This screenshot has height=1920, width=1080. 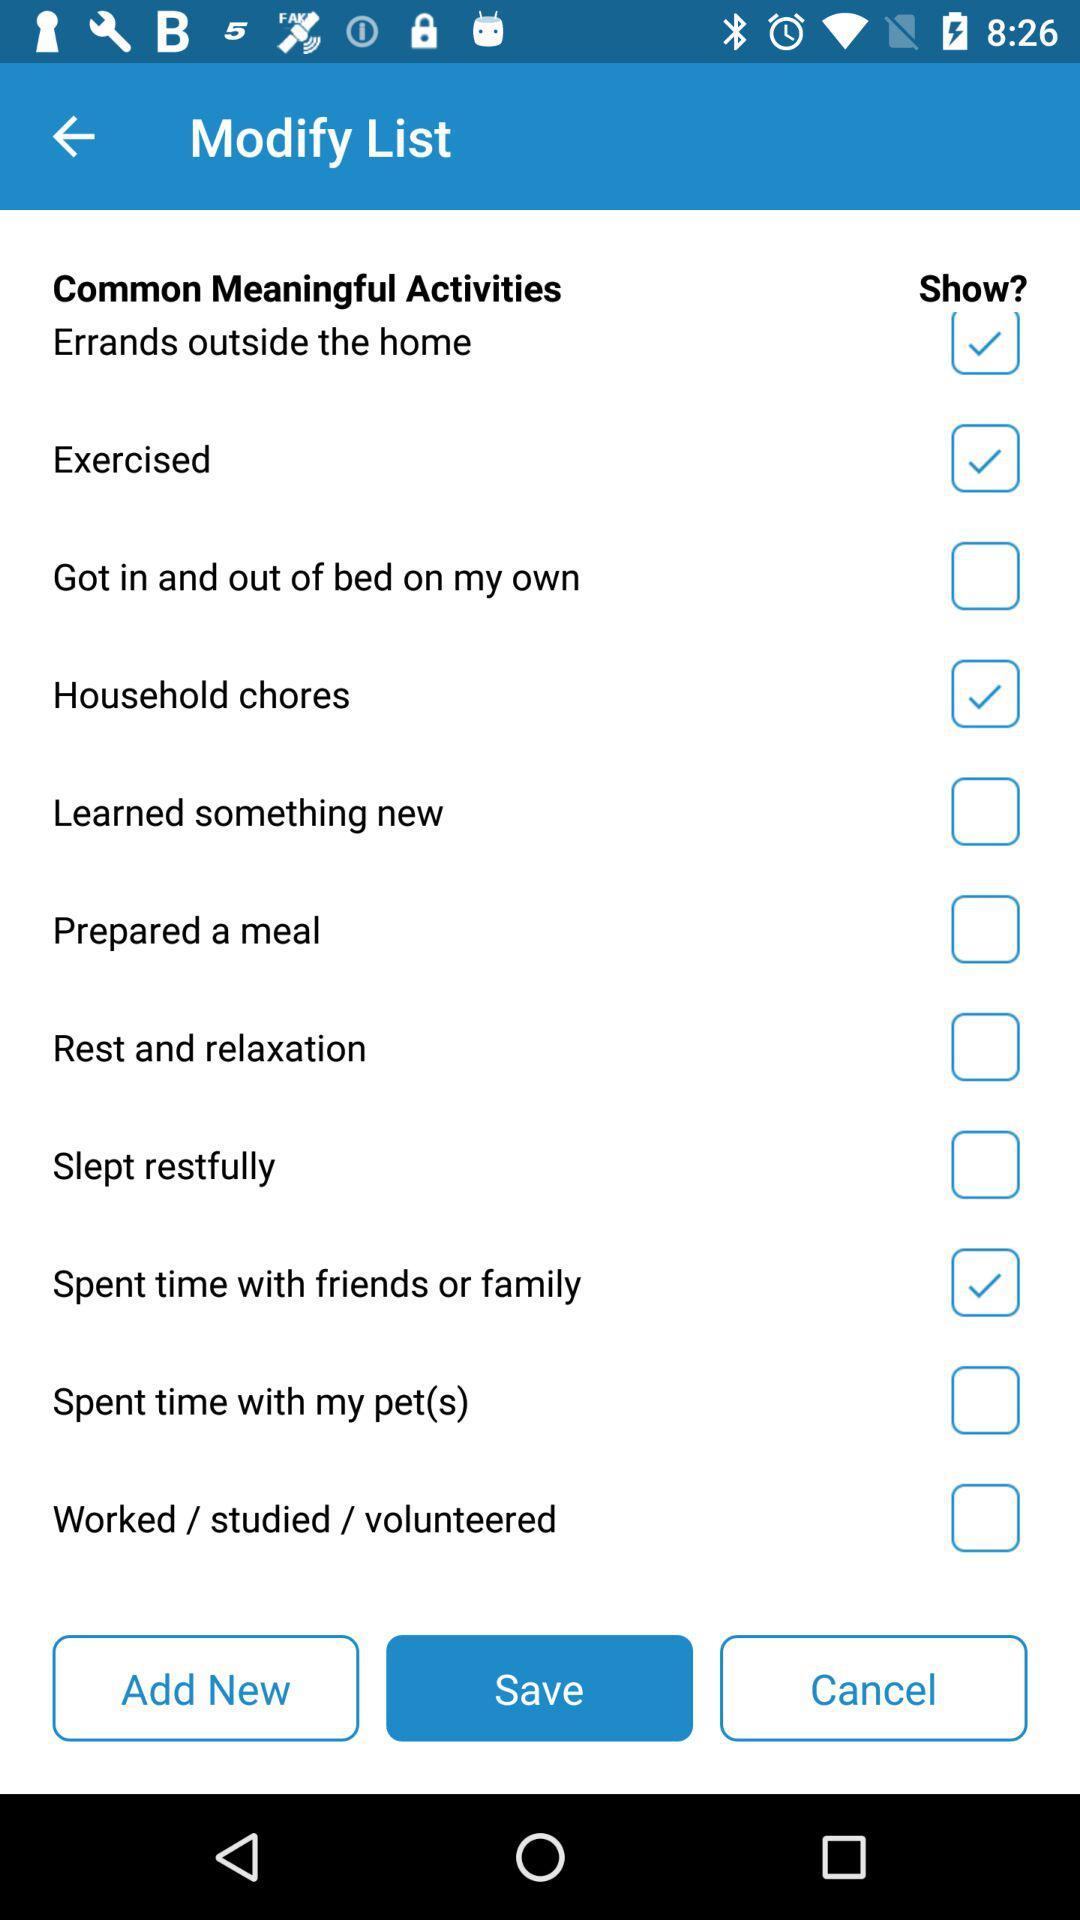 What do you see at coordinates (984, 693) in the screenshot?
I see `check the activities in your bucketlist` at bounding box center [984, 693].